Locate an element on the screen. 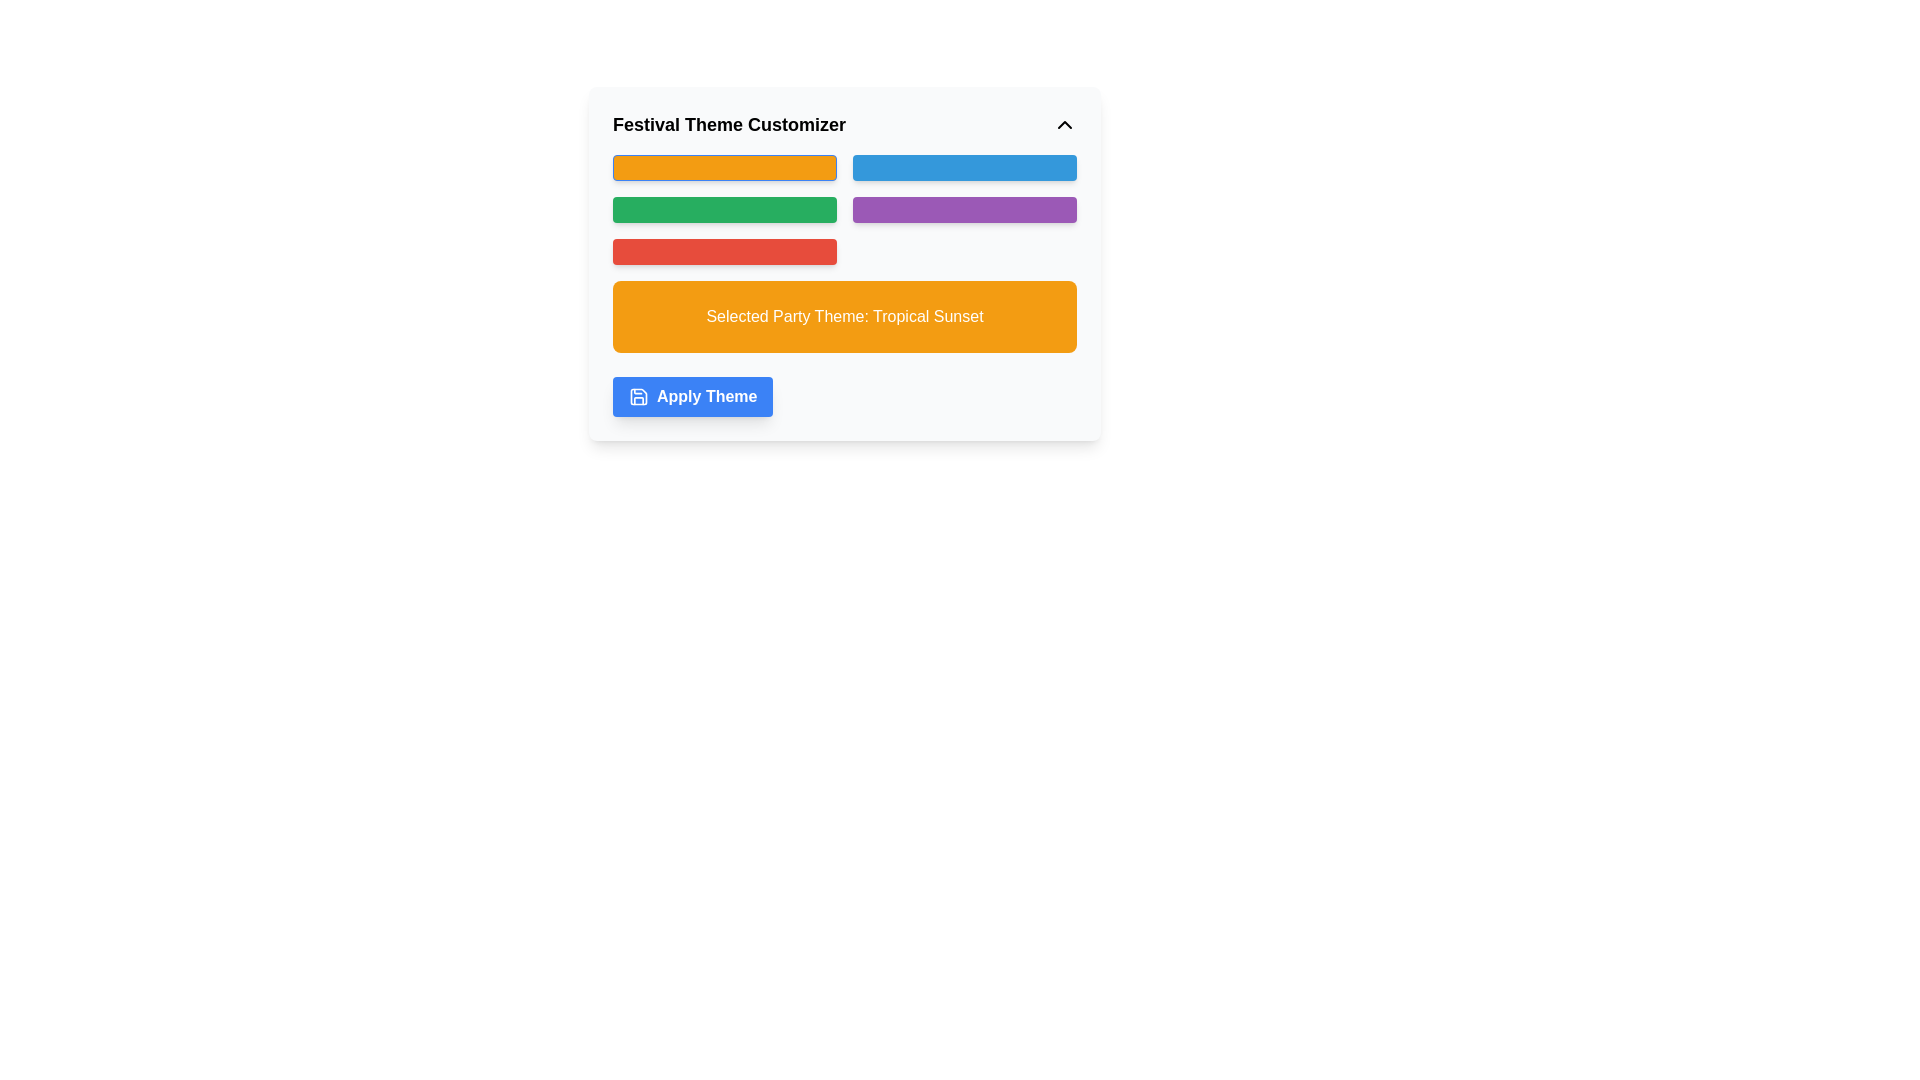  the text label stating 'Selected Party Theme: Tropical Sunset' which is styled with a bold, white font on an orange rectangular background is located at coordinates (844, 315).